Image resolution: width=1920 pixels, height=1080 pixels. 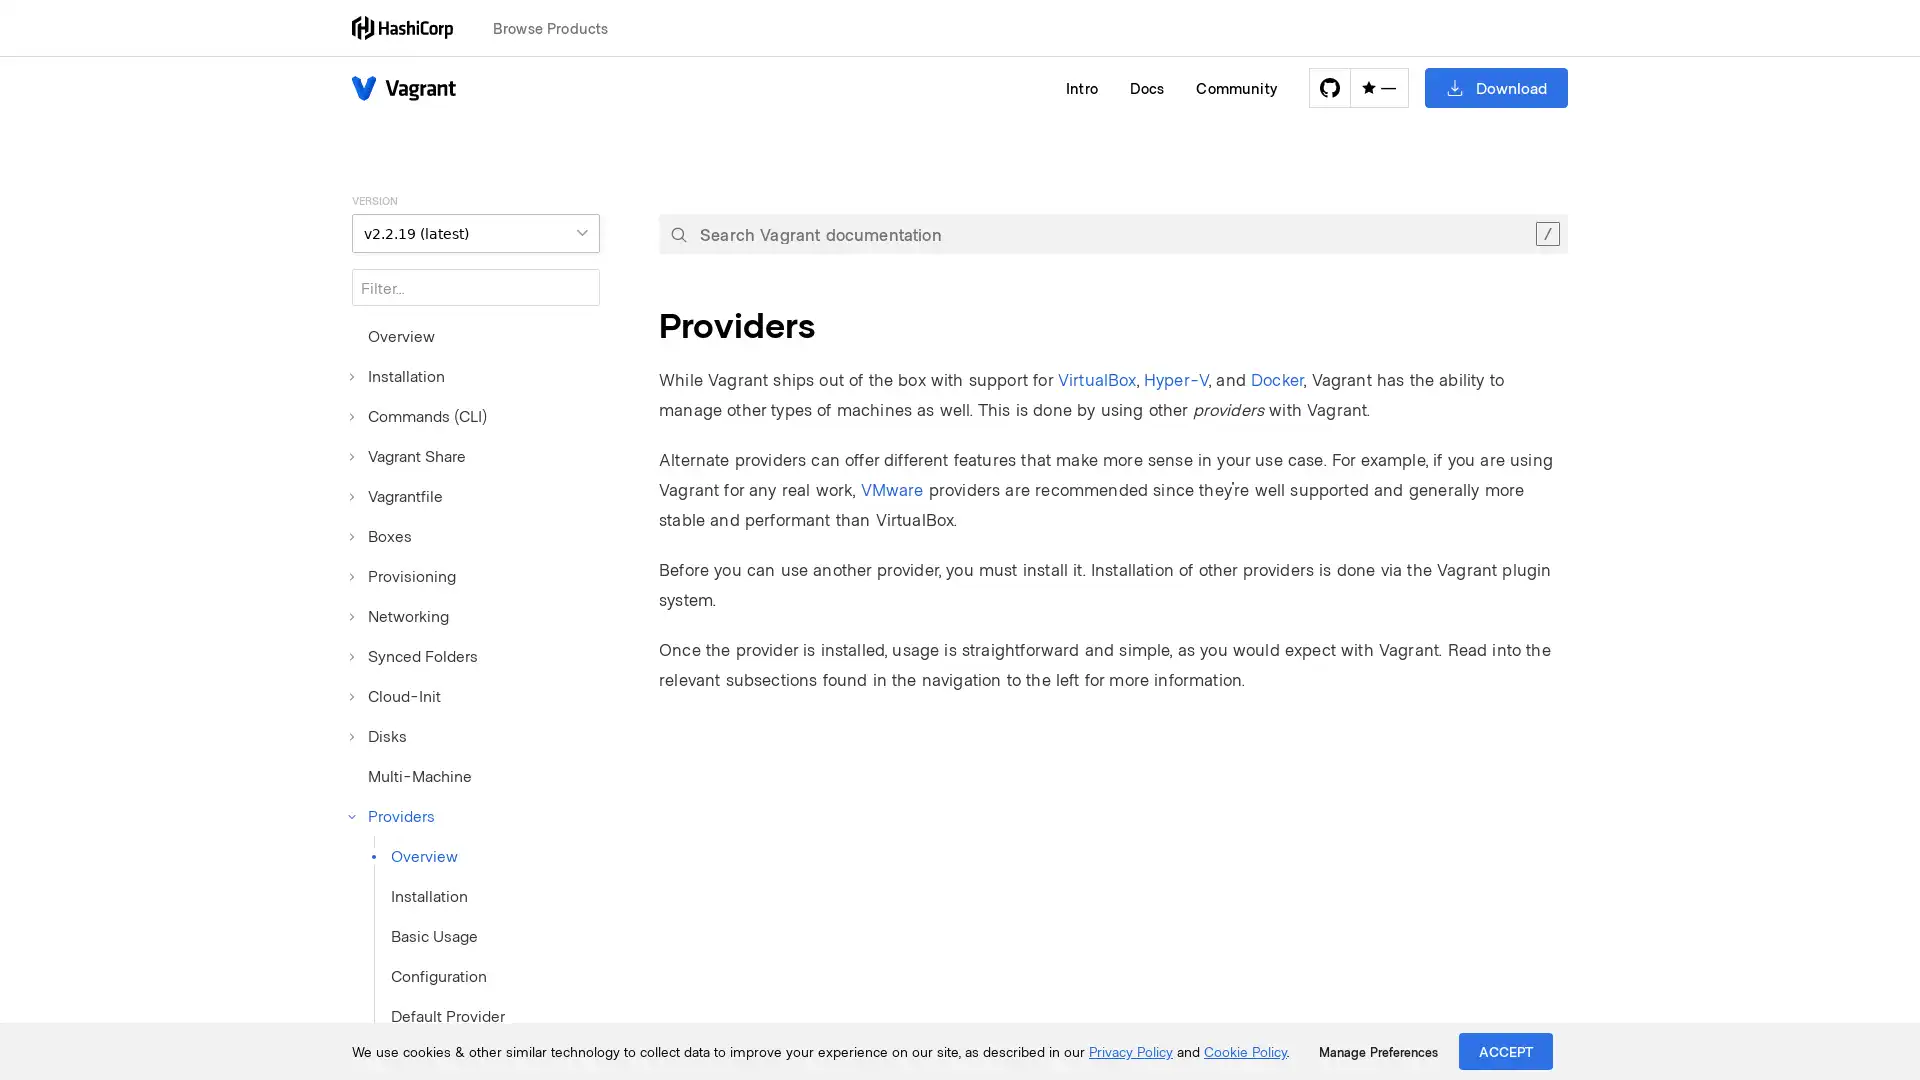 What do you see at coordinates (1546, 233) in the screenshot?
I see `Clear the search query.` at bounding box center [1546, 233].